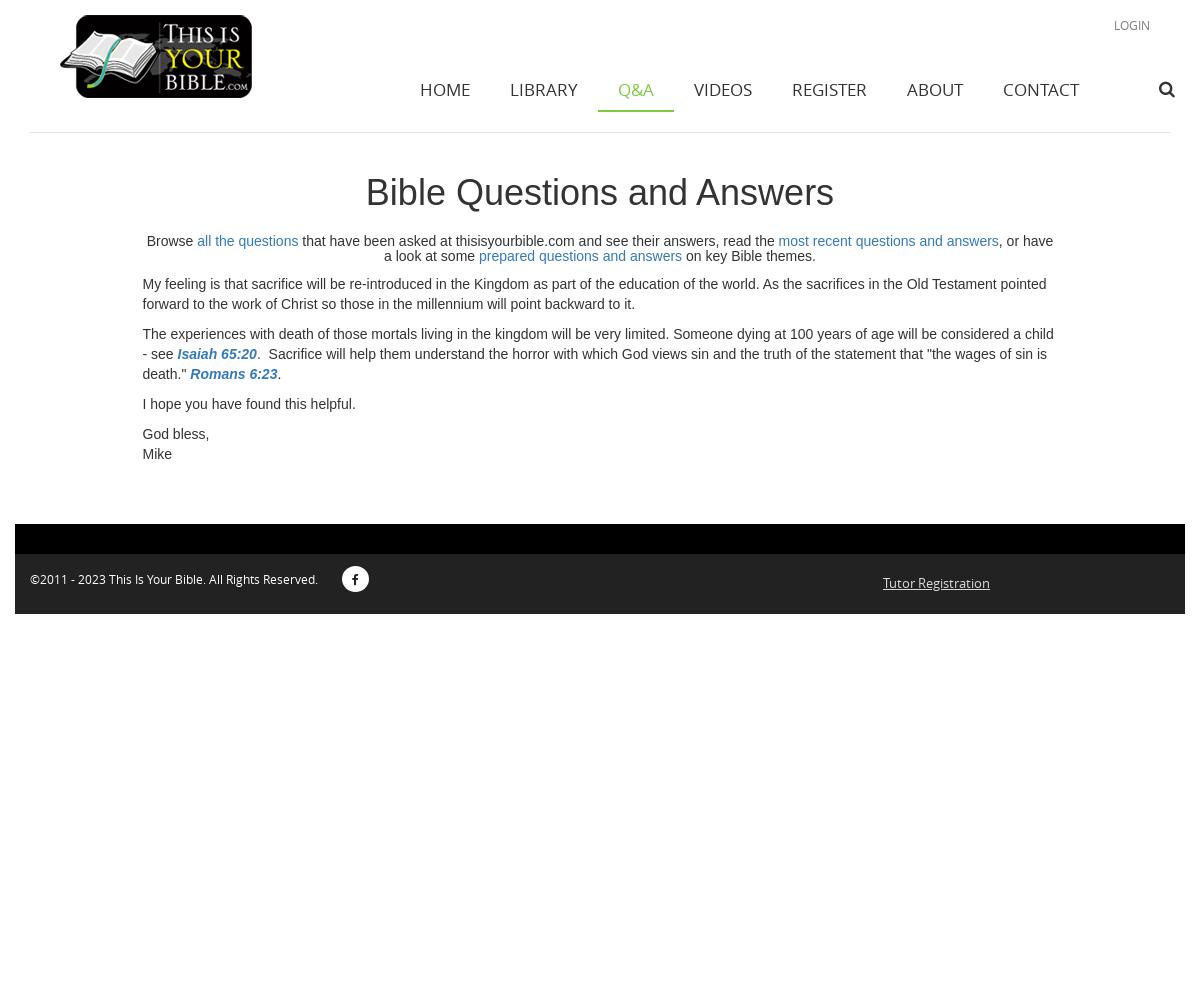 Image resolution: width=1200 pixels, height=1000 pixels. What do you see at coordinates (141, 294) in the screenshot?
I see `'My feeling is that sacrifice will be re-introduced in the Kingdom as part of the education of the world. As the sacrifices in the Old Testament pointed forward to the work of Christ so those in the millennium will point backward to it.'` at bounding box center [141, 294].